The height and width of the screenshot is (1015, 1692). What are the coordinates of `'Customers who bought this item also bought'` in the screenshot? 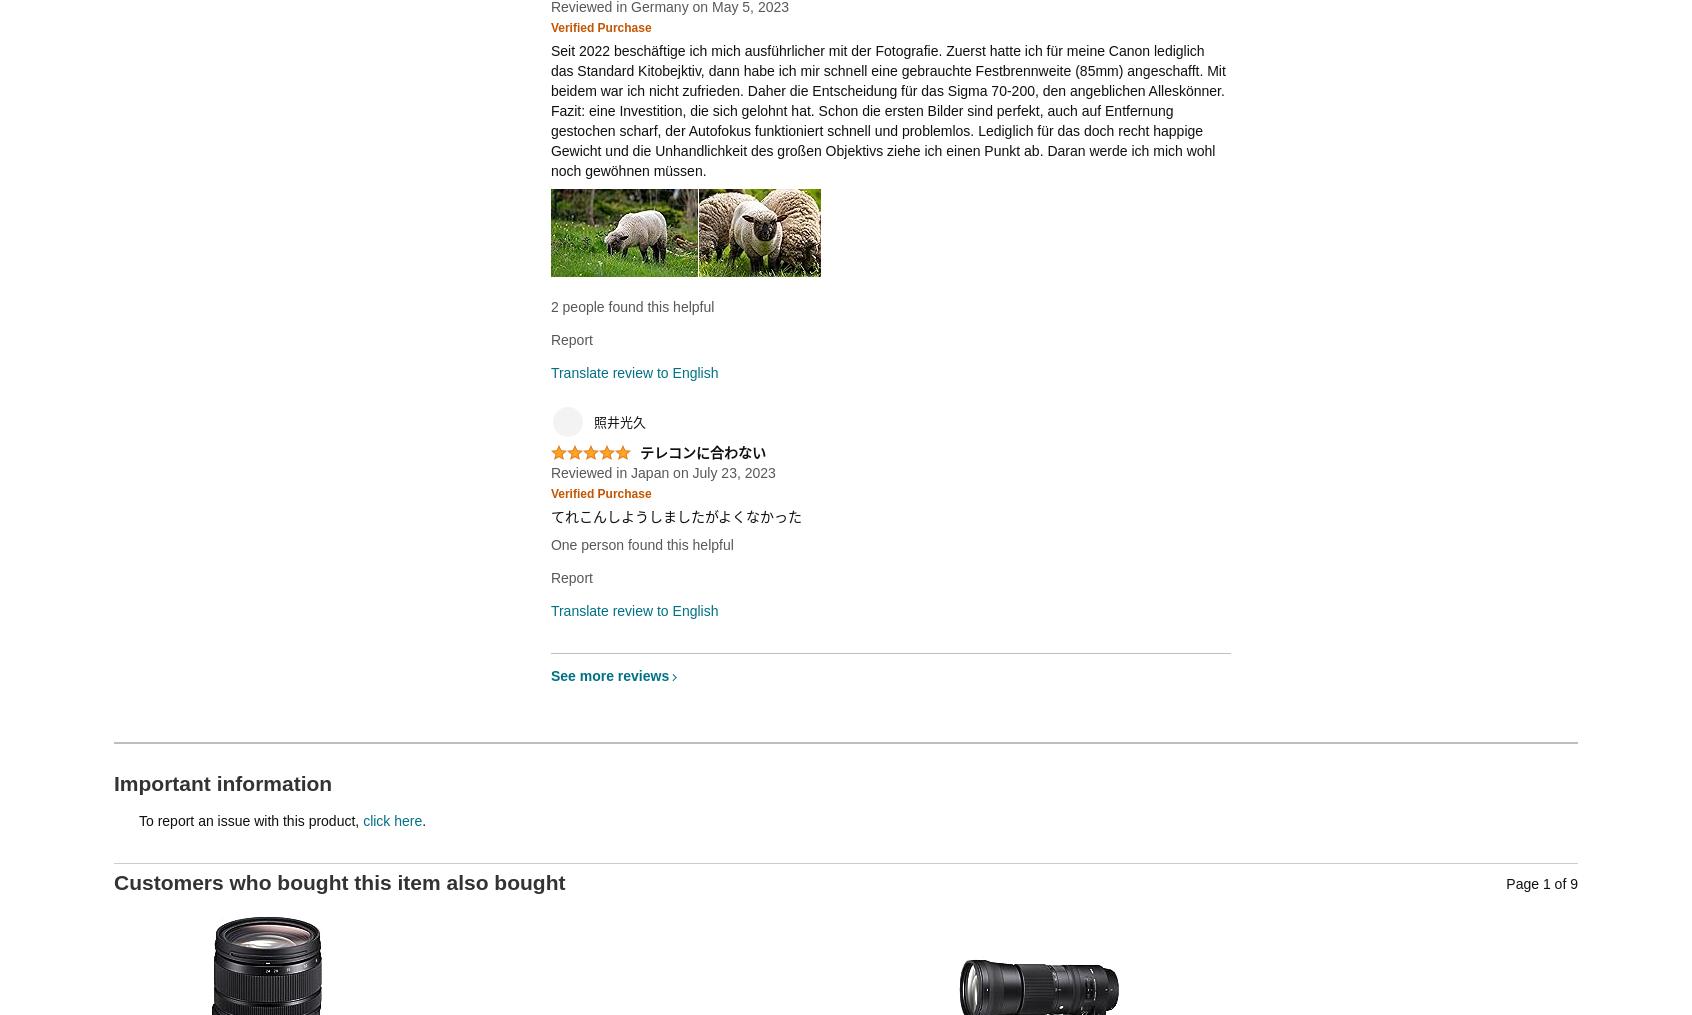 It's located at (338, 880).